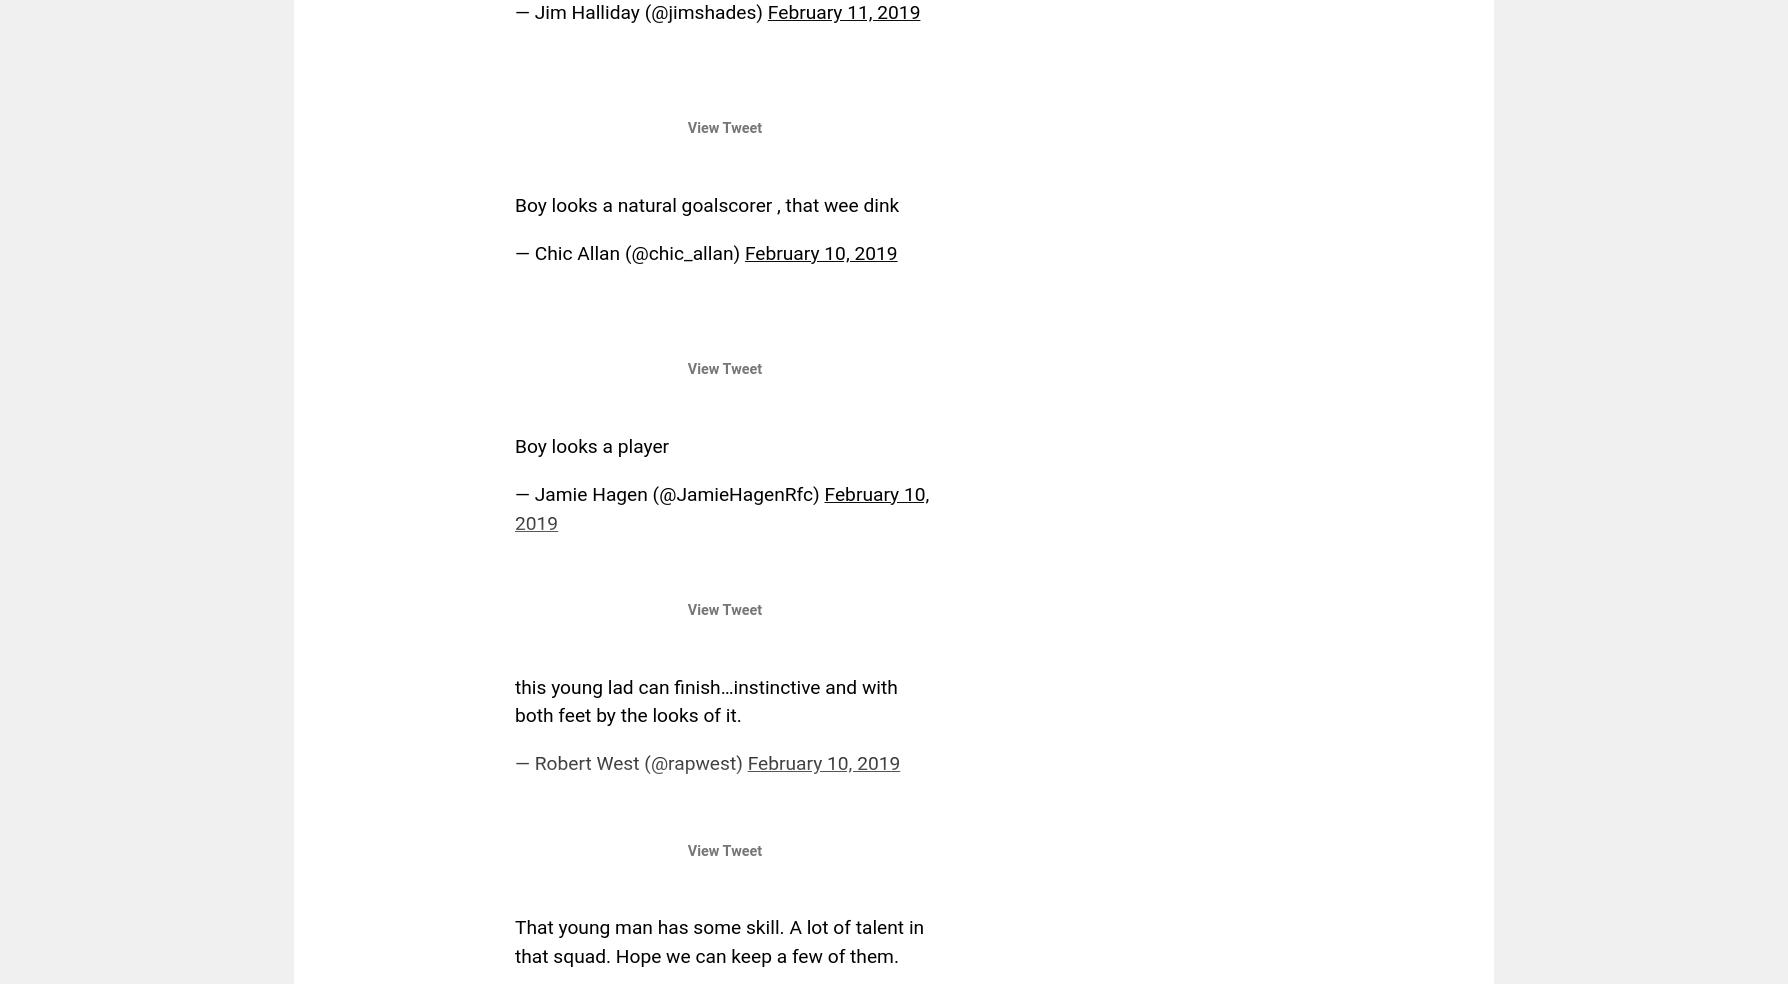 The height and width of the screenshot is (984, 1788). What do you see at coordinates (718, 941) in the screenshot?
I see `'That young man has some skill. A lot of talent in that squad. Hope we can keep a few of them.'` at bounding box center [718, 941].